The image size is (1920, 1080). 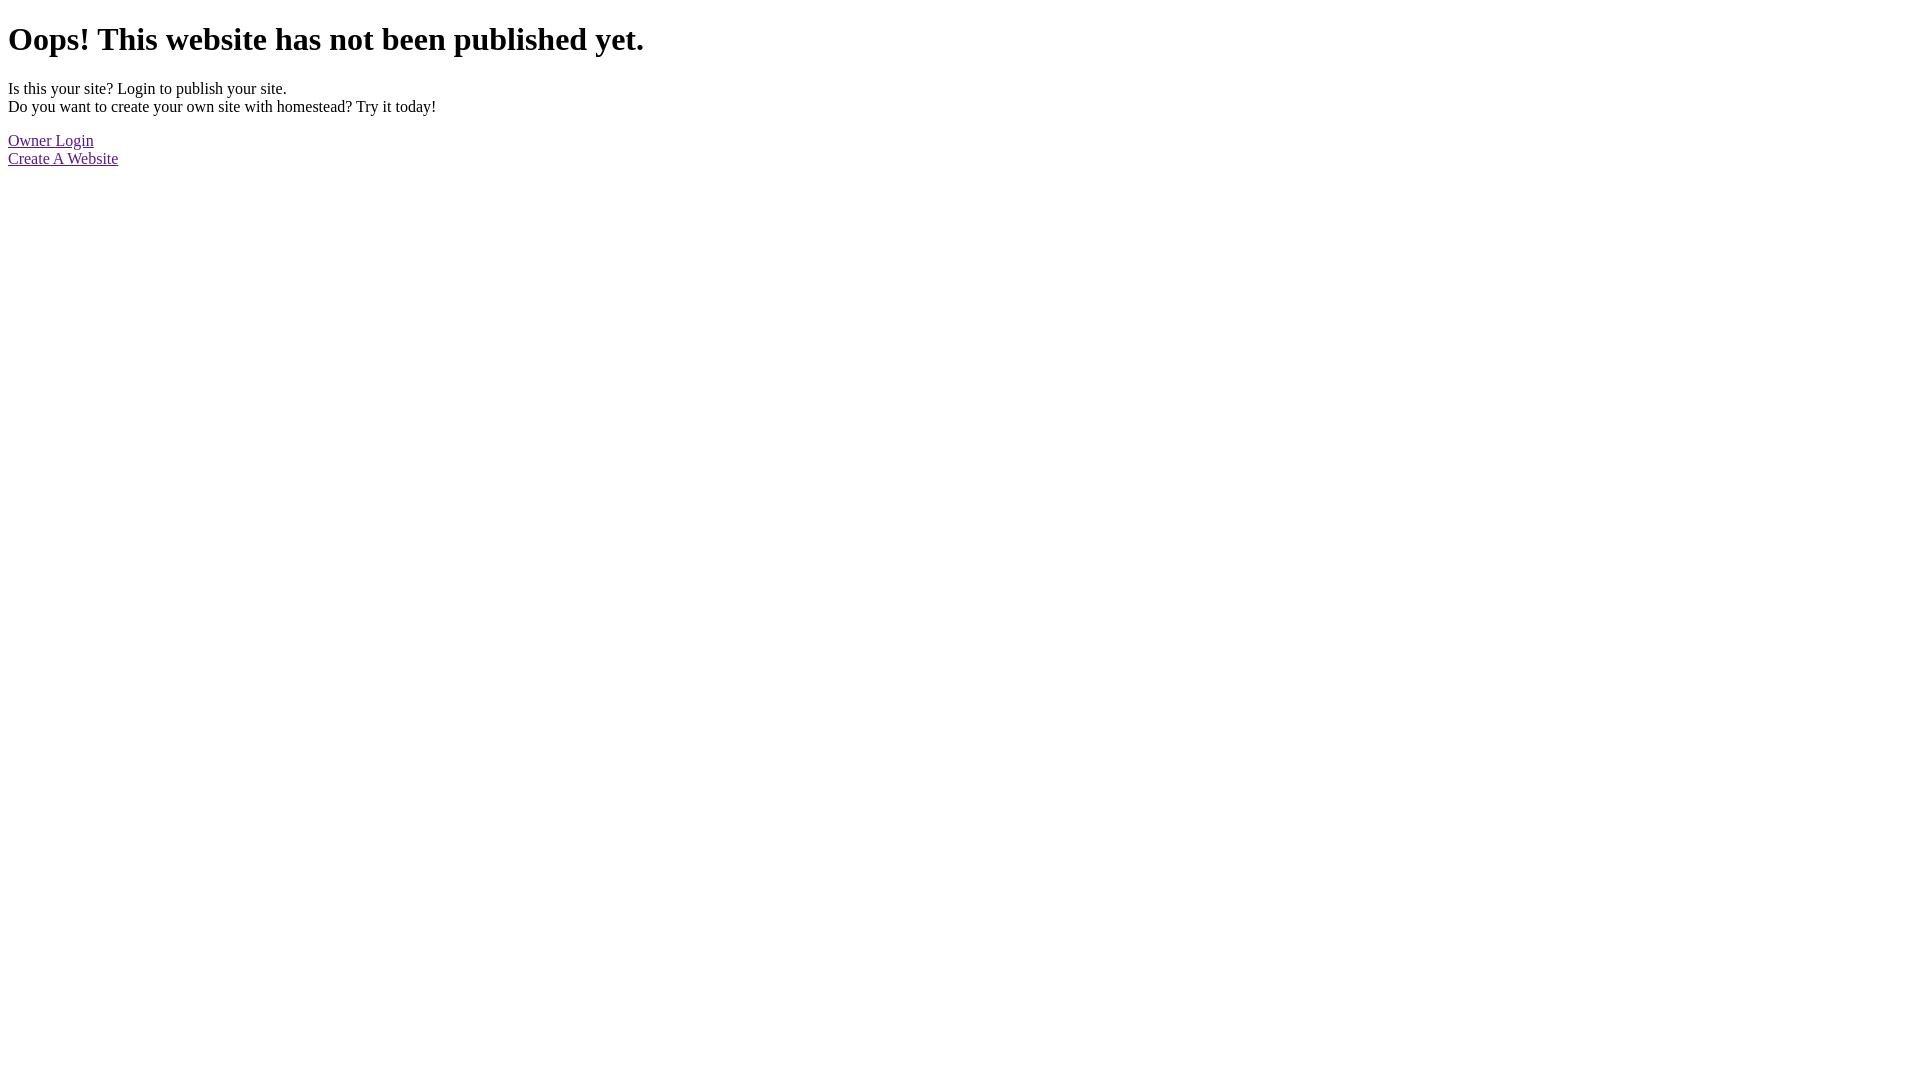 I want to click on 'Owner Login', so click(x=8, y=139).